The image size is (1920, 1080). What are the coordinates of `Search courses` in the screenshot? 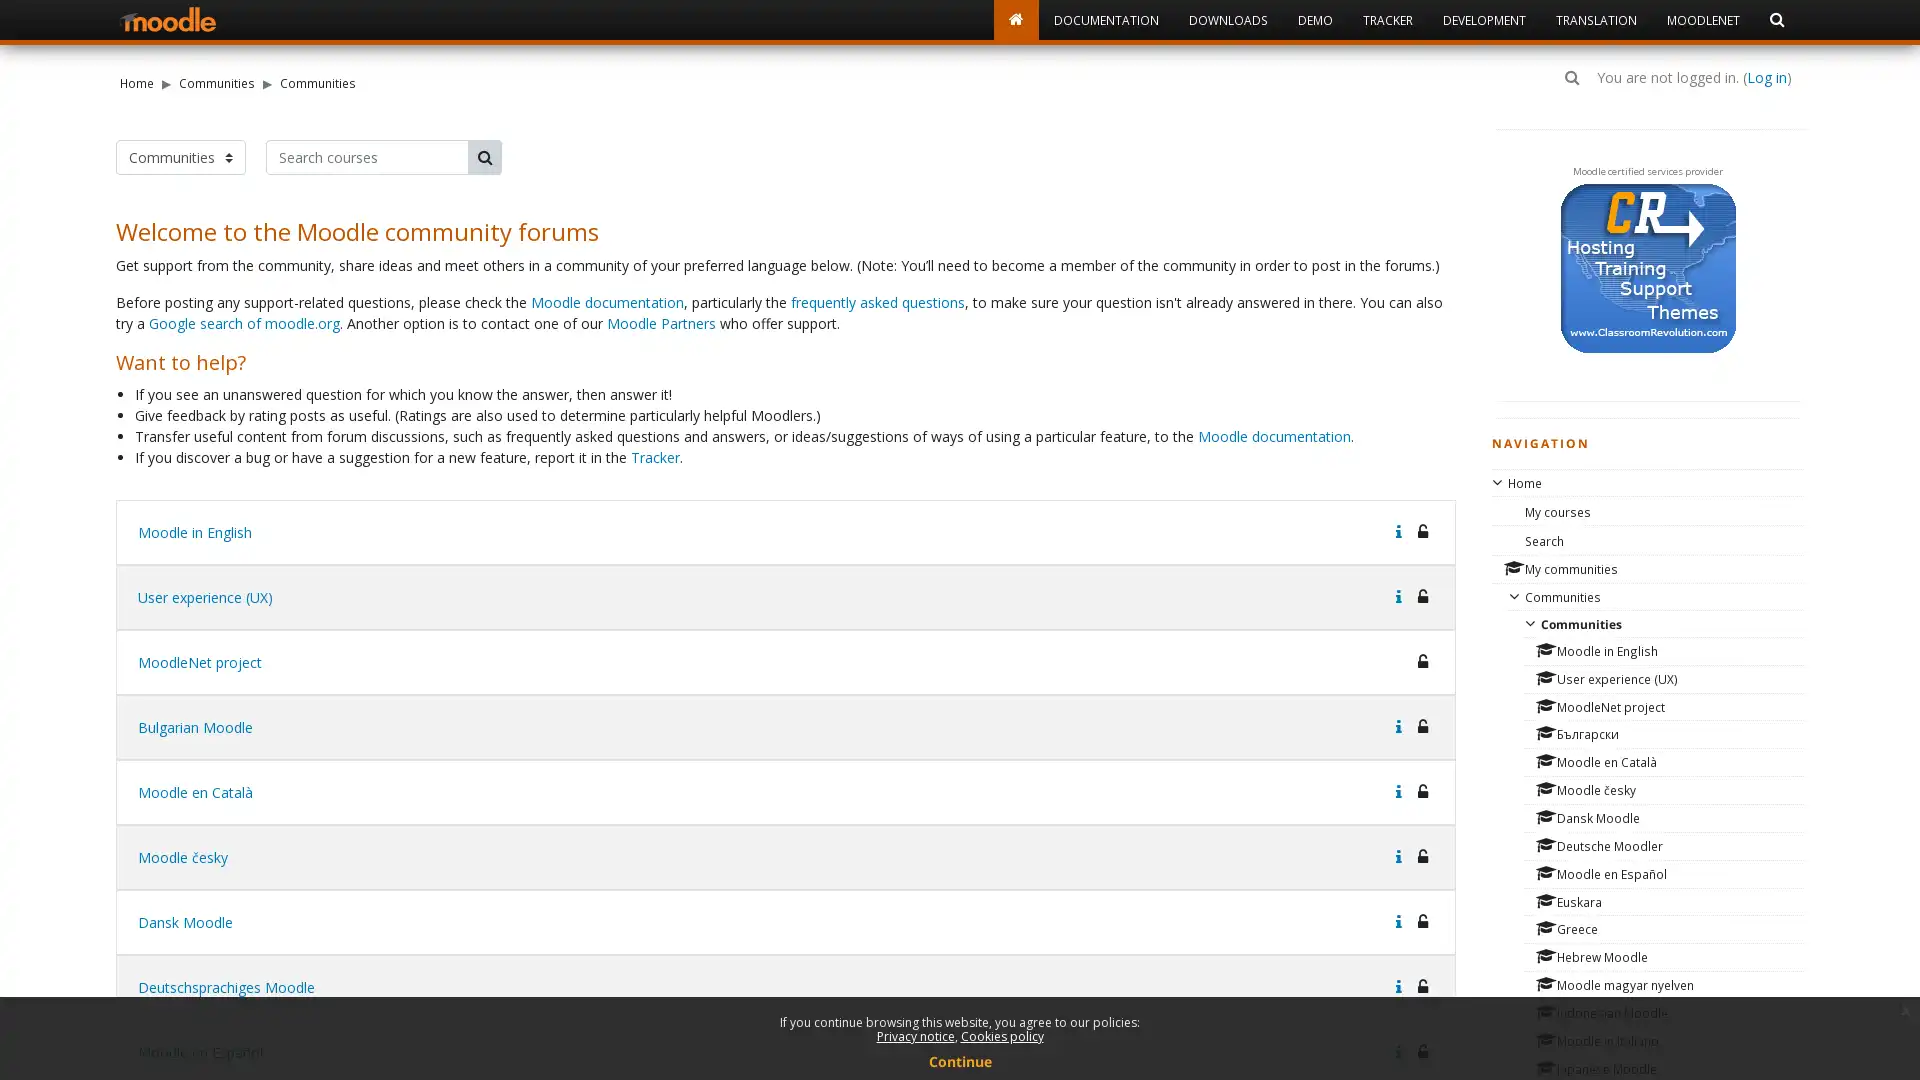 It's located at (484, 156).